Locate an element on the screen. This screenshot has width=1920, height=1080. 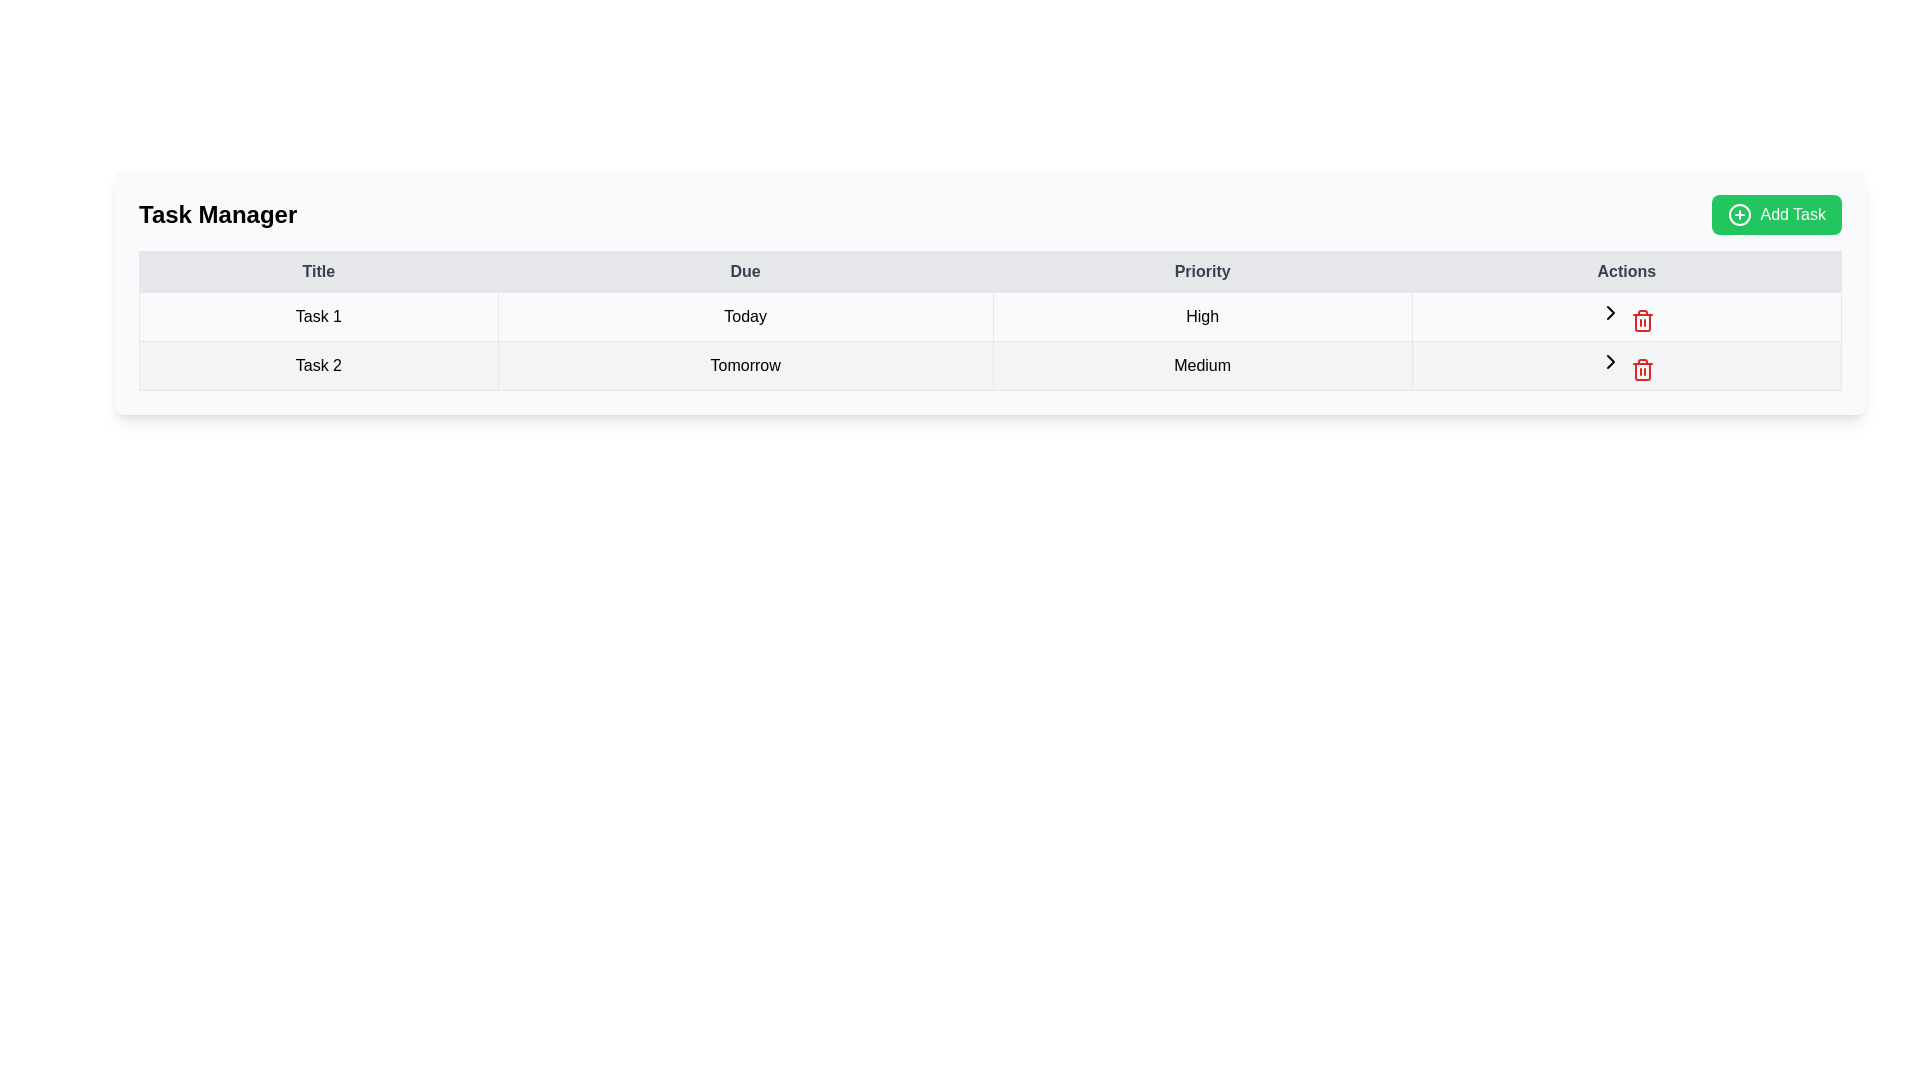
the trash bin icon in the Actions column of Task 1 is located at coordinates (1626, 315).